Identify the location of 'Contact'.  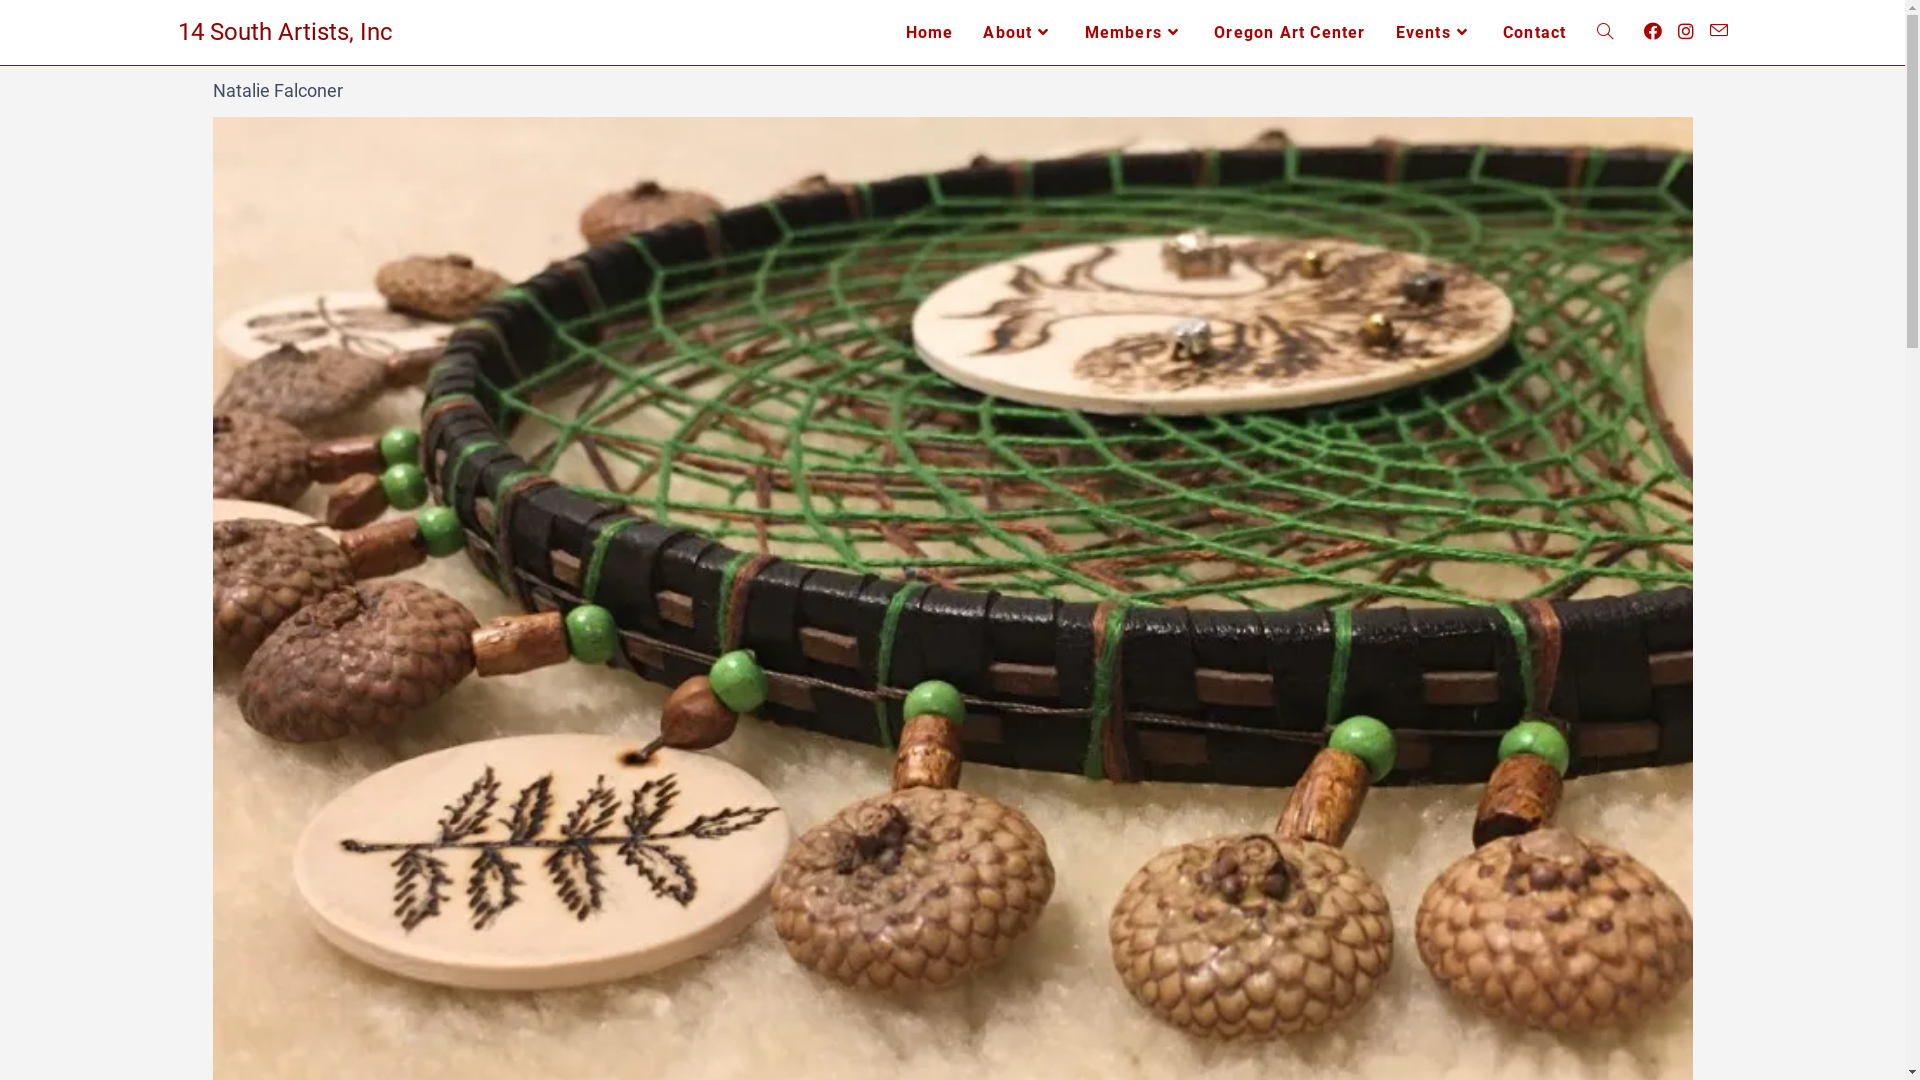
(1533, 32).